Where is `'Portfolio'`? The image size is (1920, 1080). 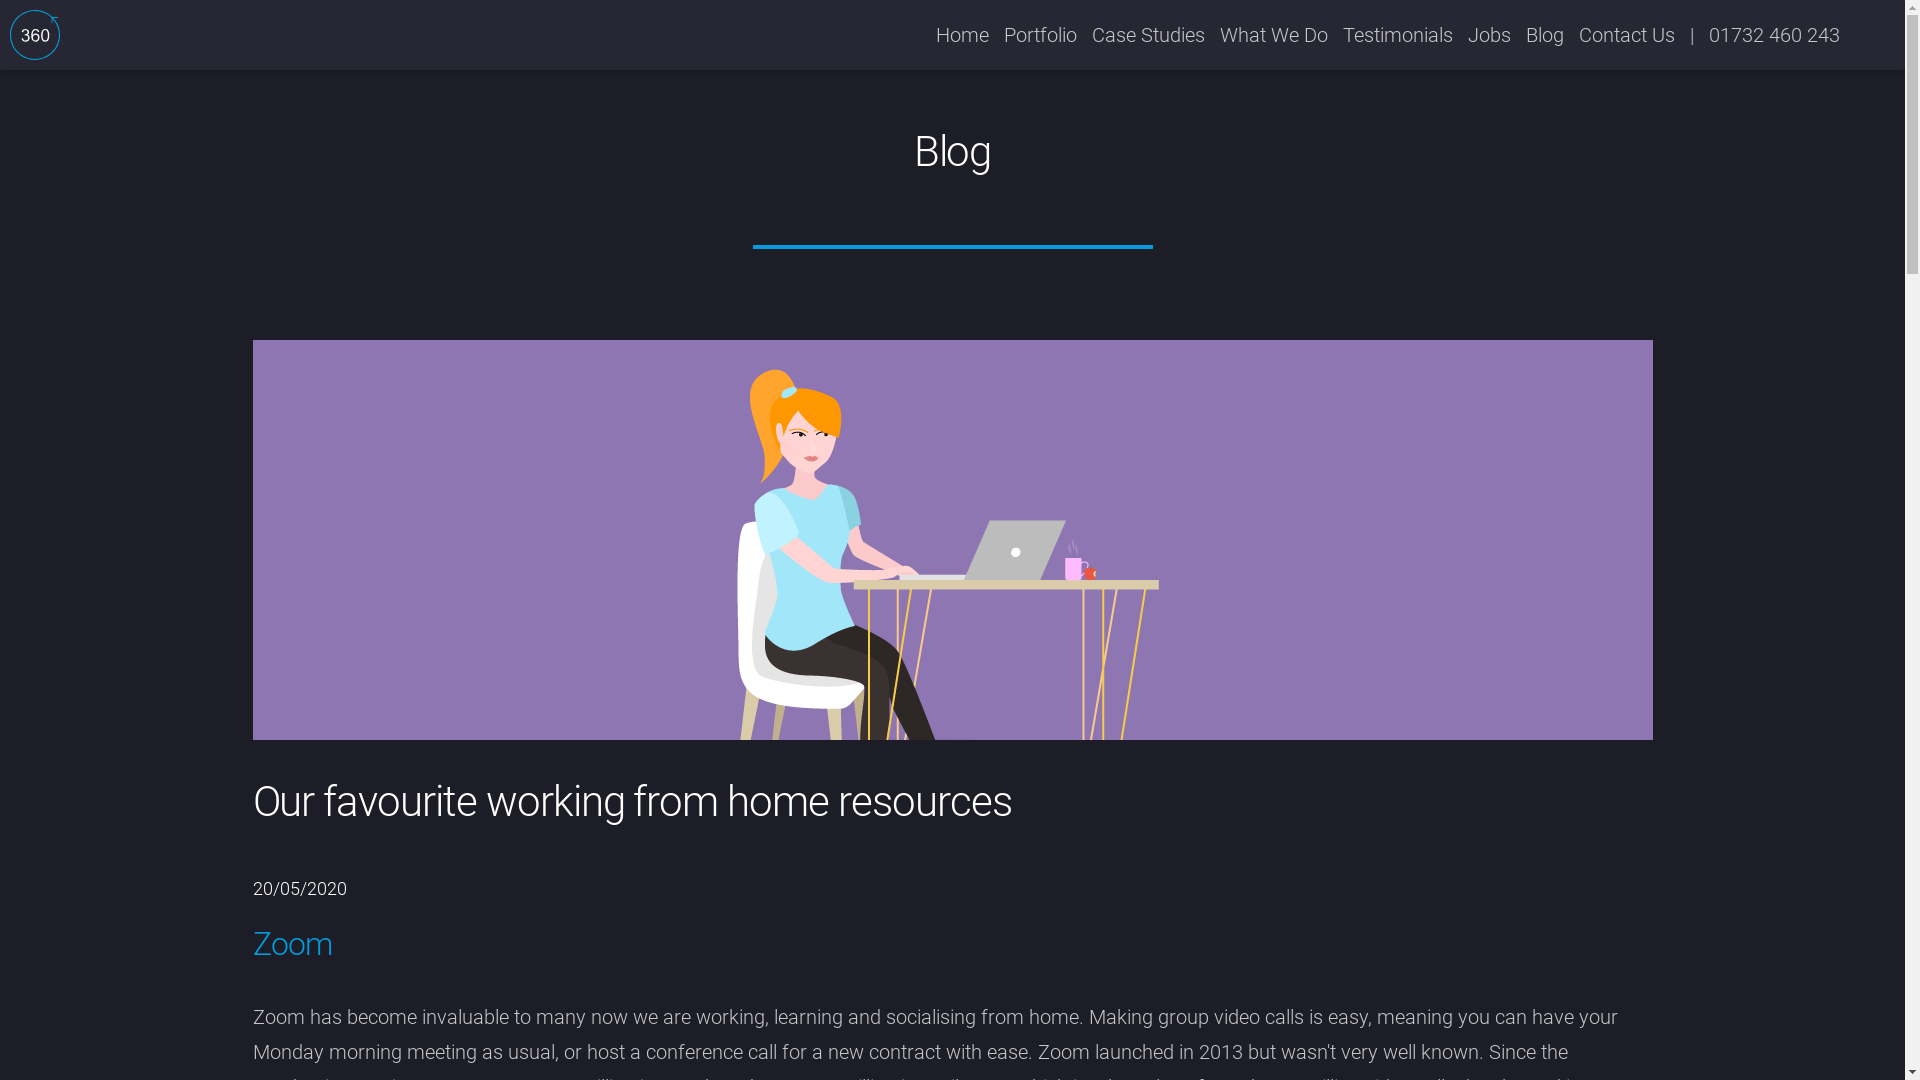 'Portfolio' is located at coordinates (1040, 35).